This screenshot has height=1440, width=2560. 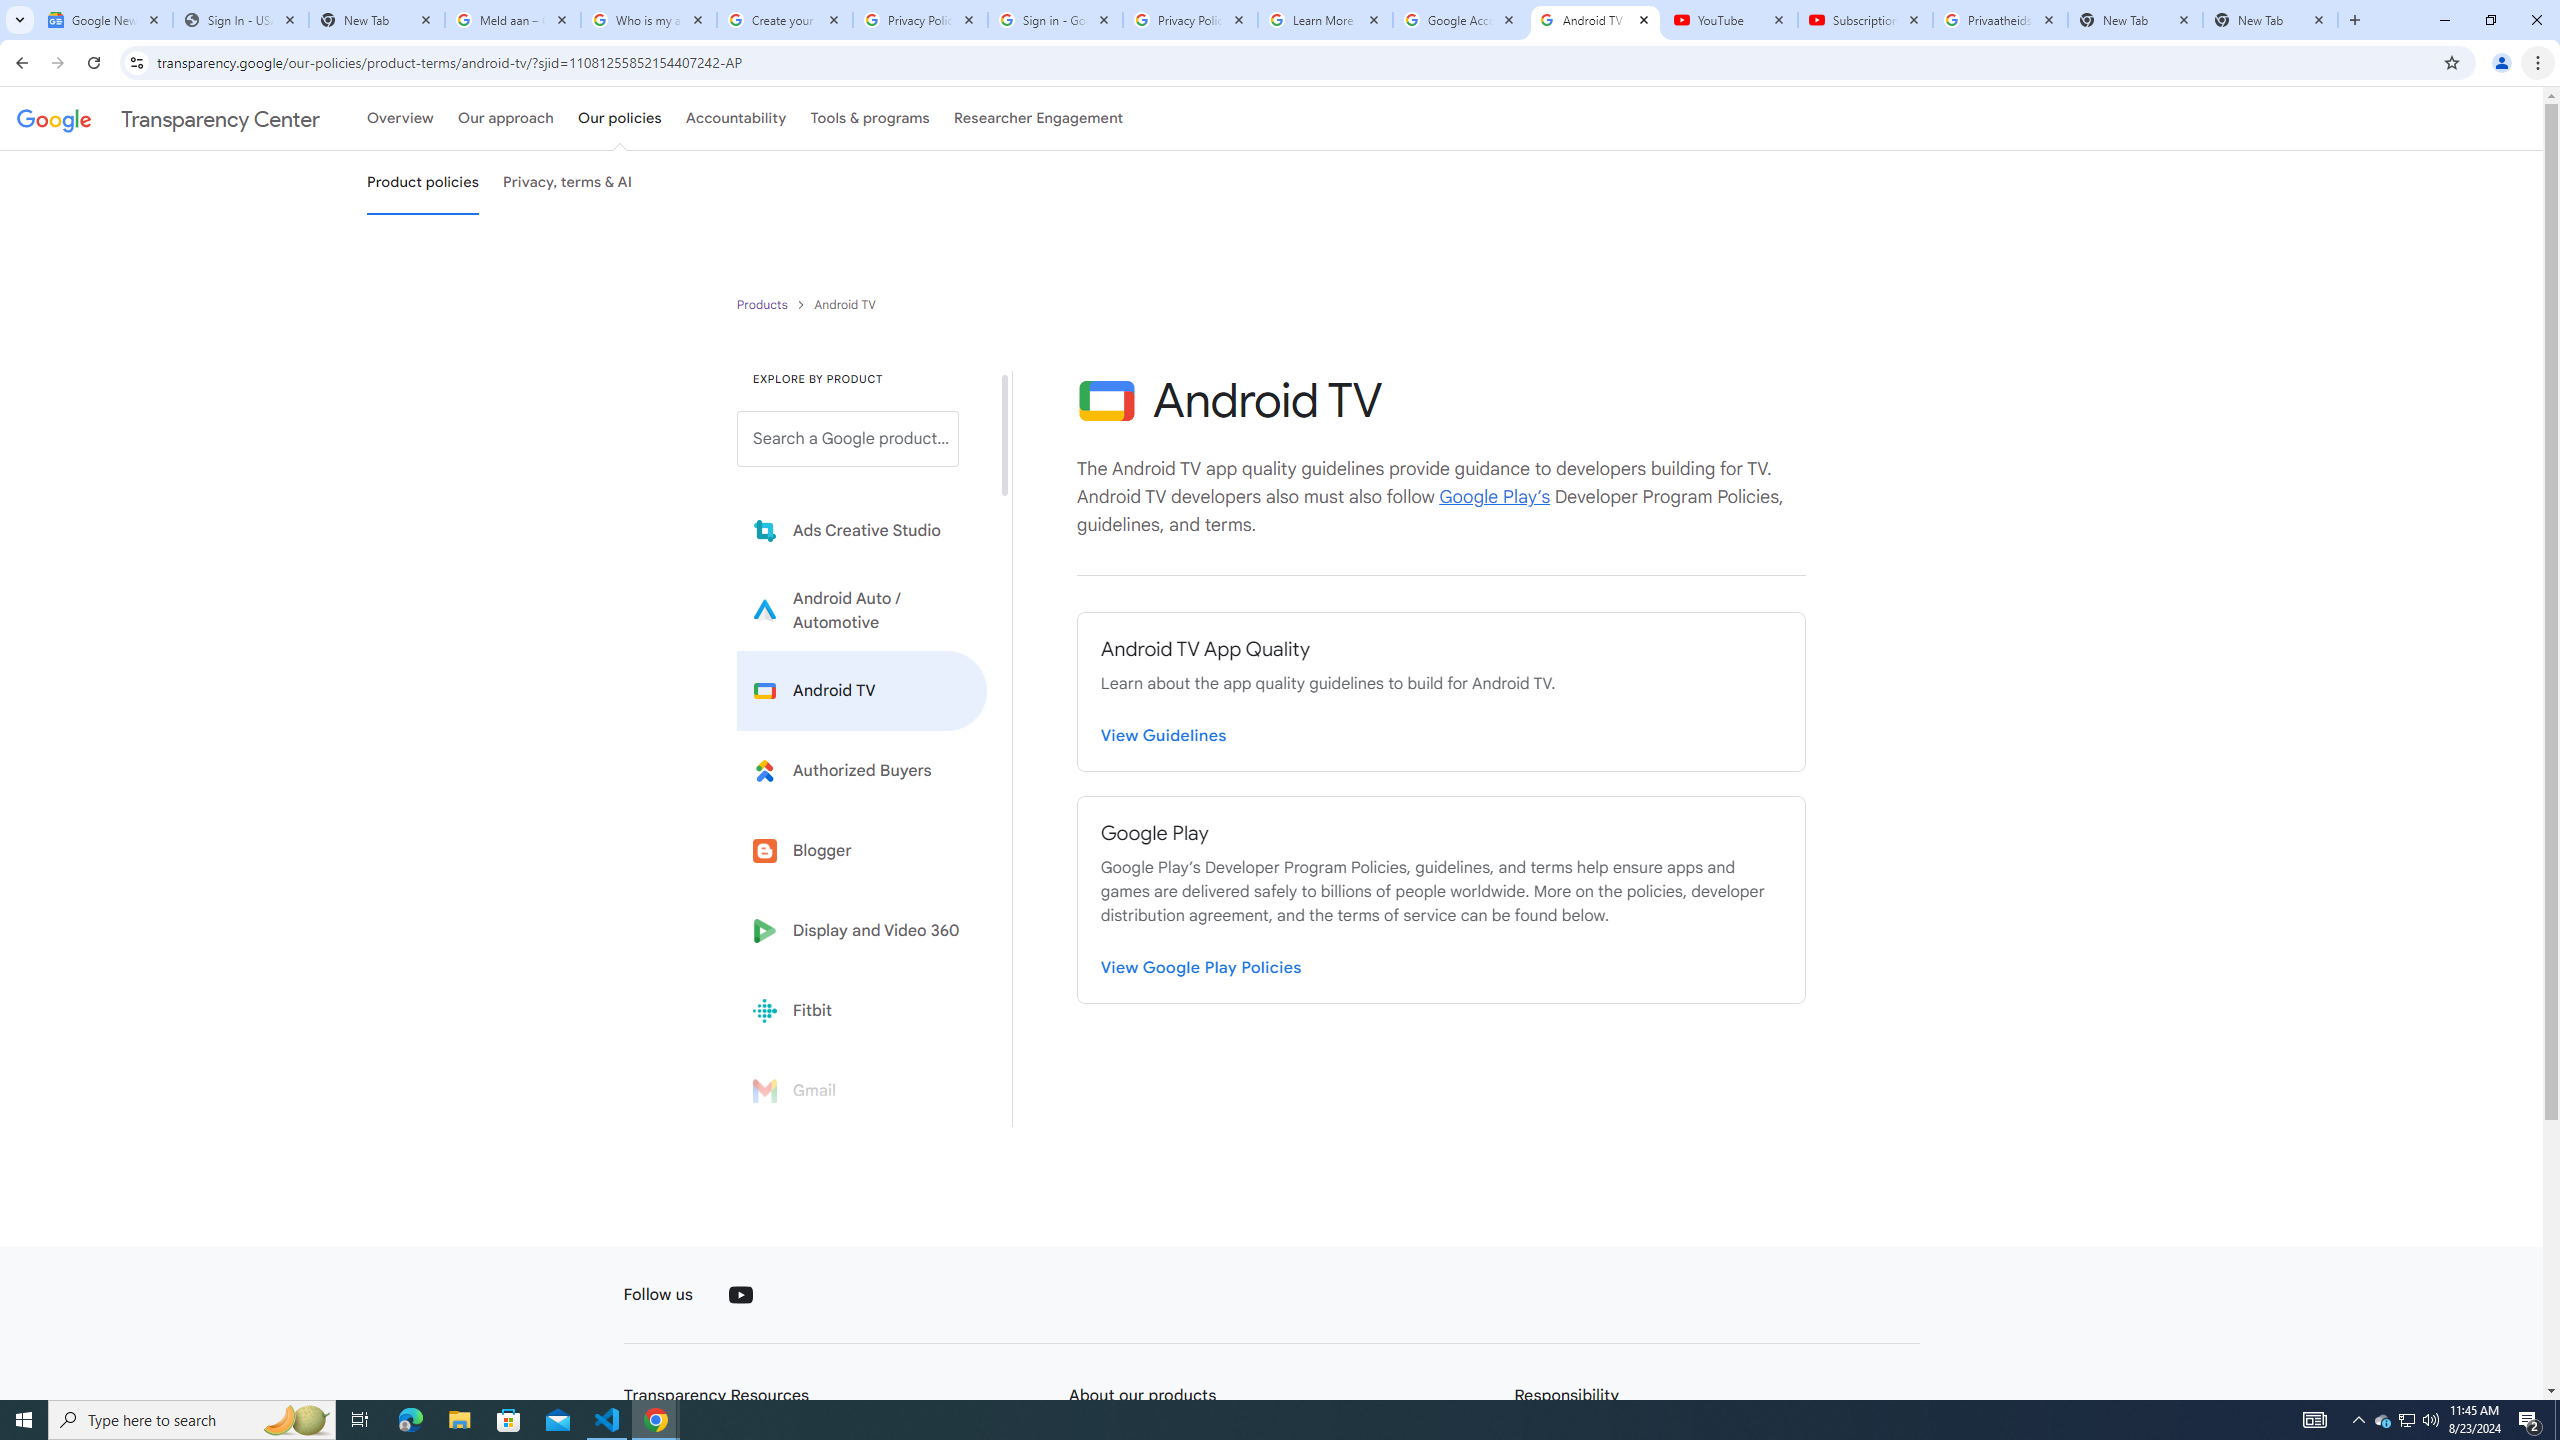 What do you see at coordinates (1200, 964) in the screenshot?
I see `'View Google Play Policies'` at bounding box center [1200, 964].